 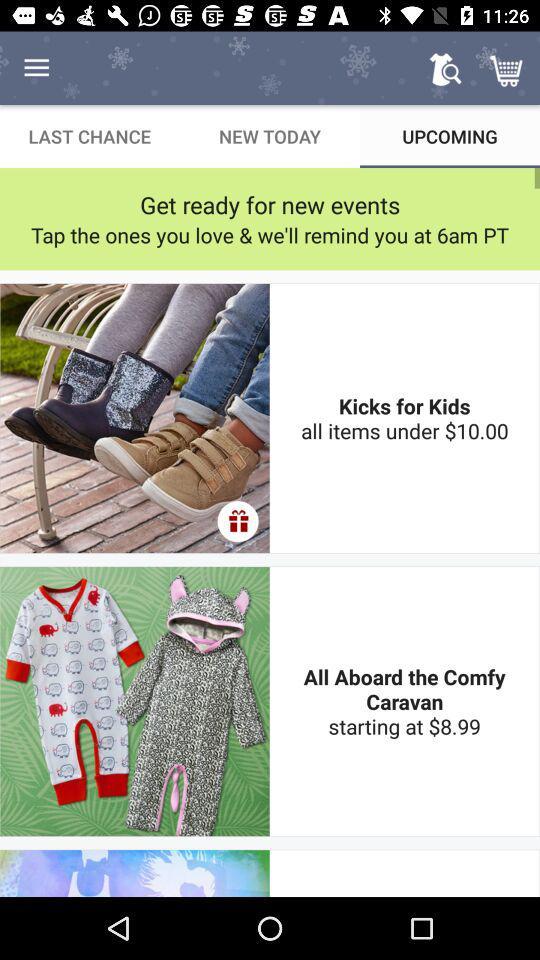 I want to click on item above the upcoming icon, so click(x=445, y=68).